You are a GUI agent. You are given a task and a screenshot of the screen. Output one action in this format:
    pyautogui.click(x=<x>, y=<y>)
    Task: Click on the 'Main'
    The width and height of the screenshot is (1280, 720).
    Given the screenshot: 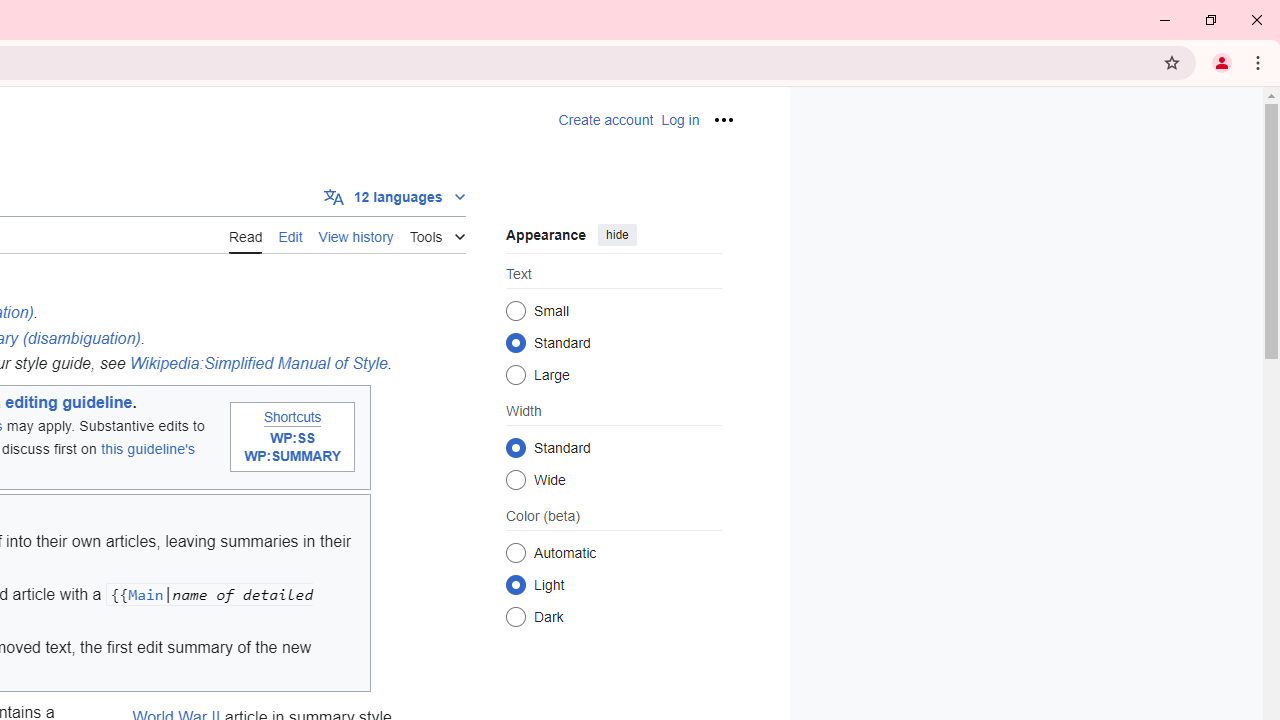 What is the action you would take?
    pyautogui.click(x=144, y=593)
    